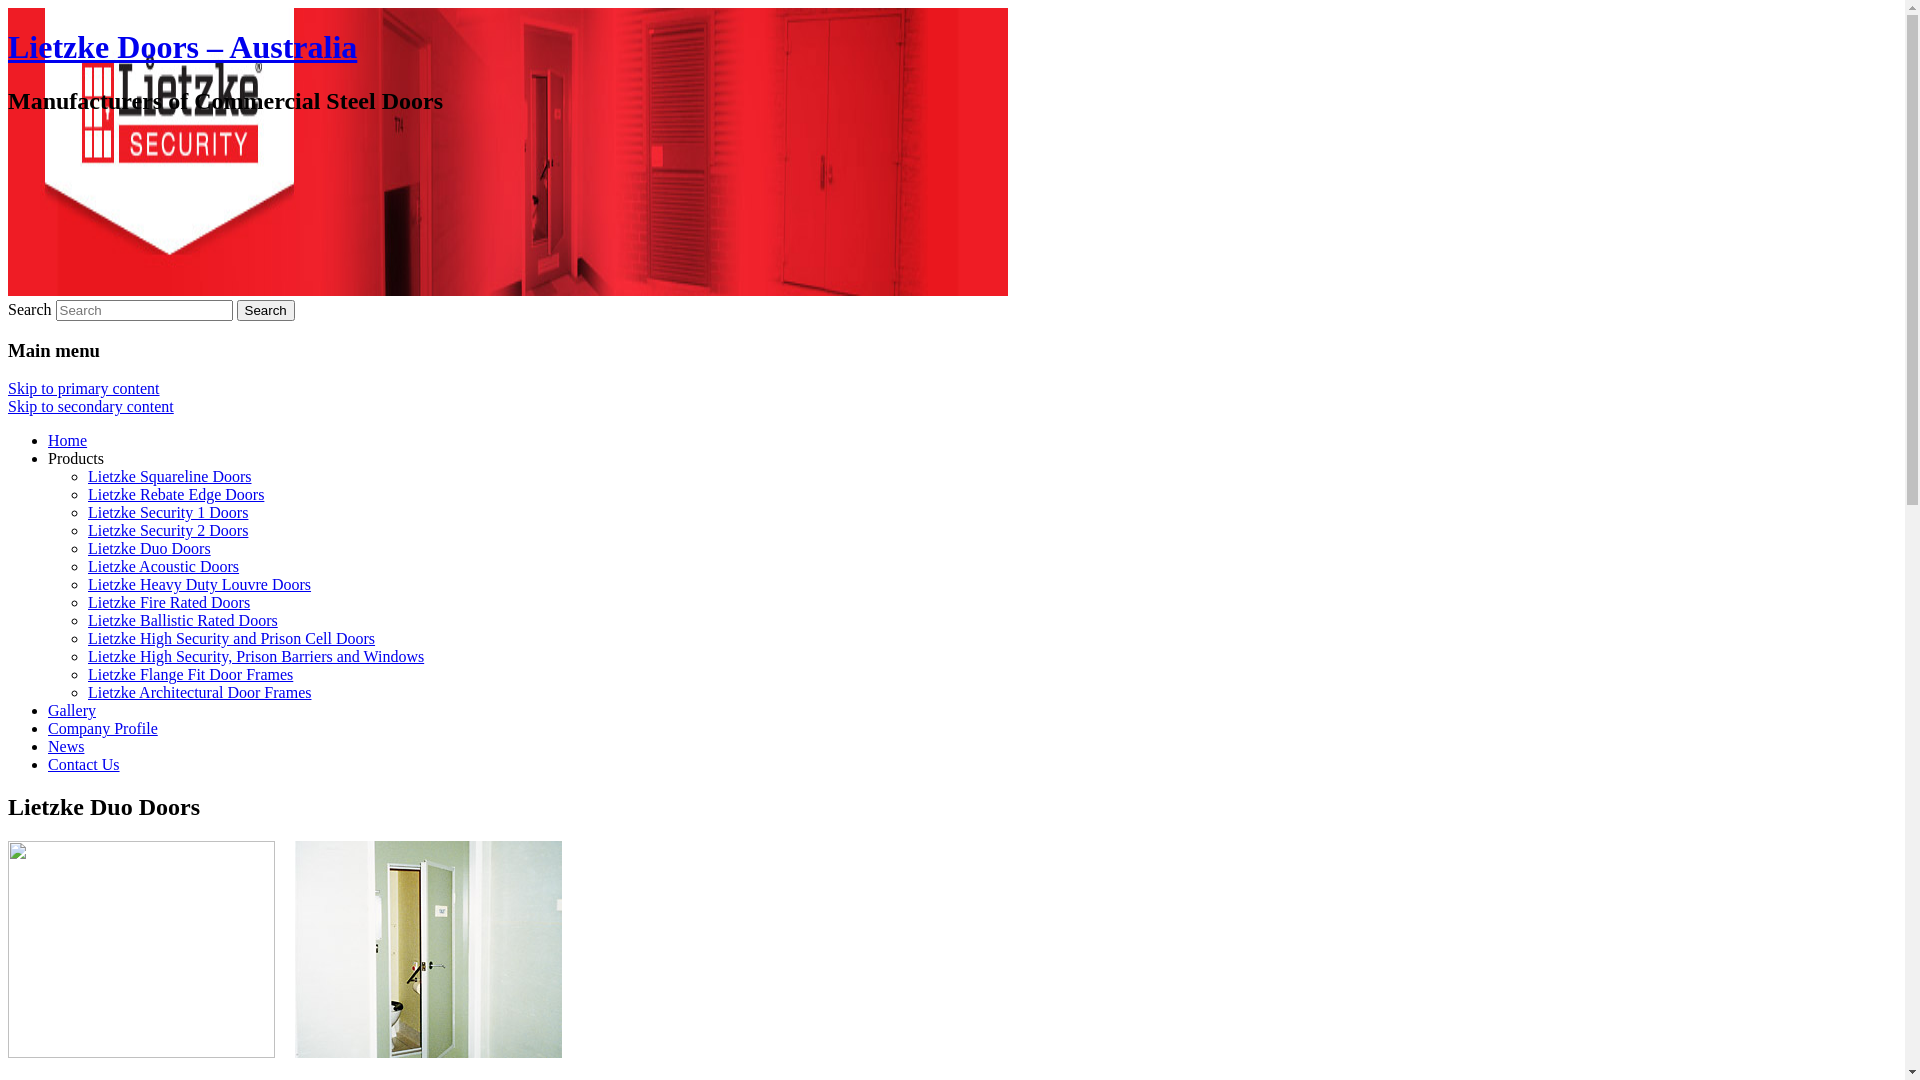 The height and width of the screenshot is (1080, 1920). What do you see at coordinates (66, 746) in the screenshot?
I see `'News'` at bounding box center [66, 746].